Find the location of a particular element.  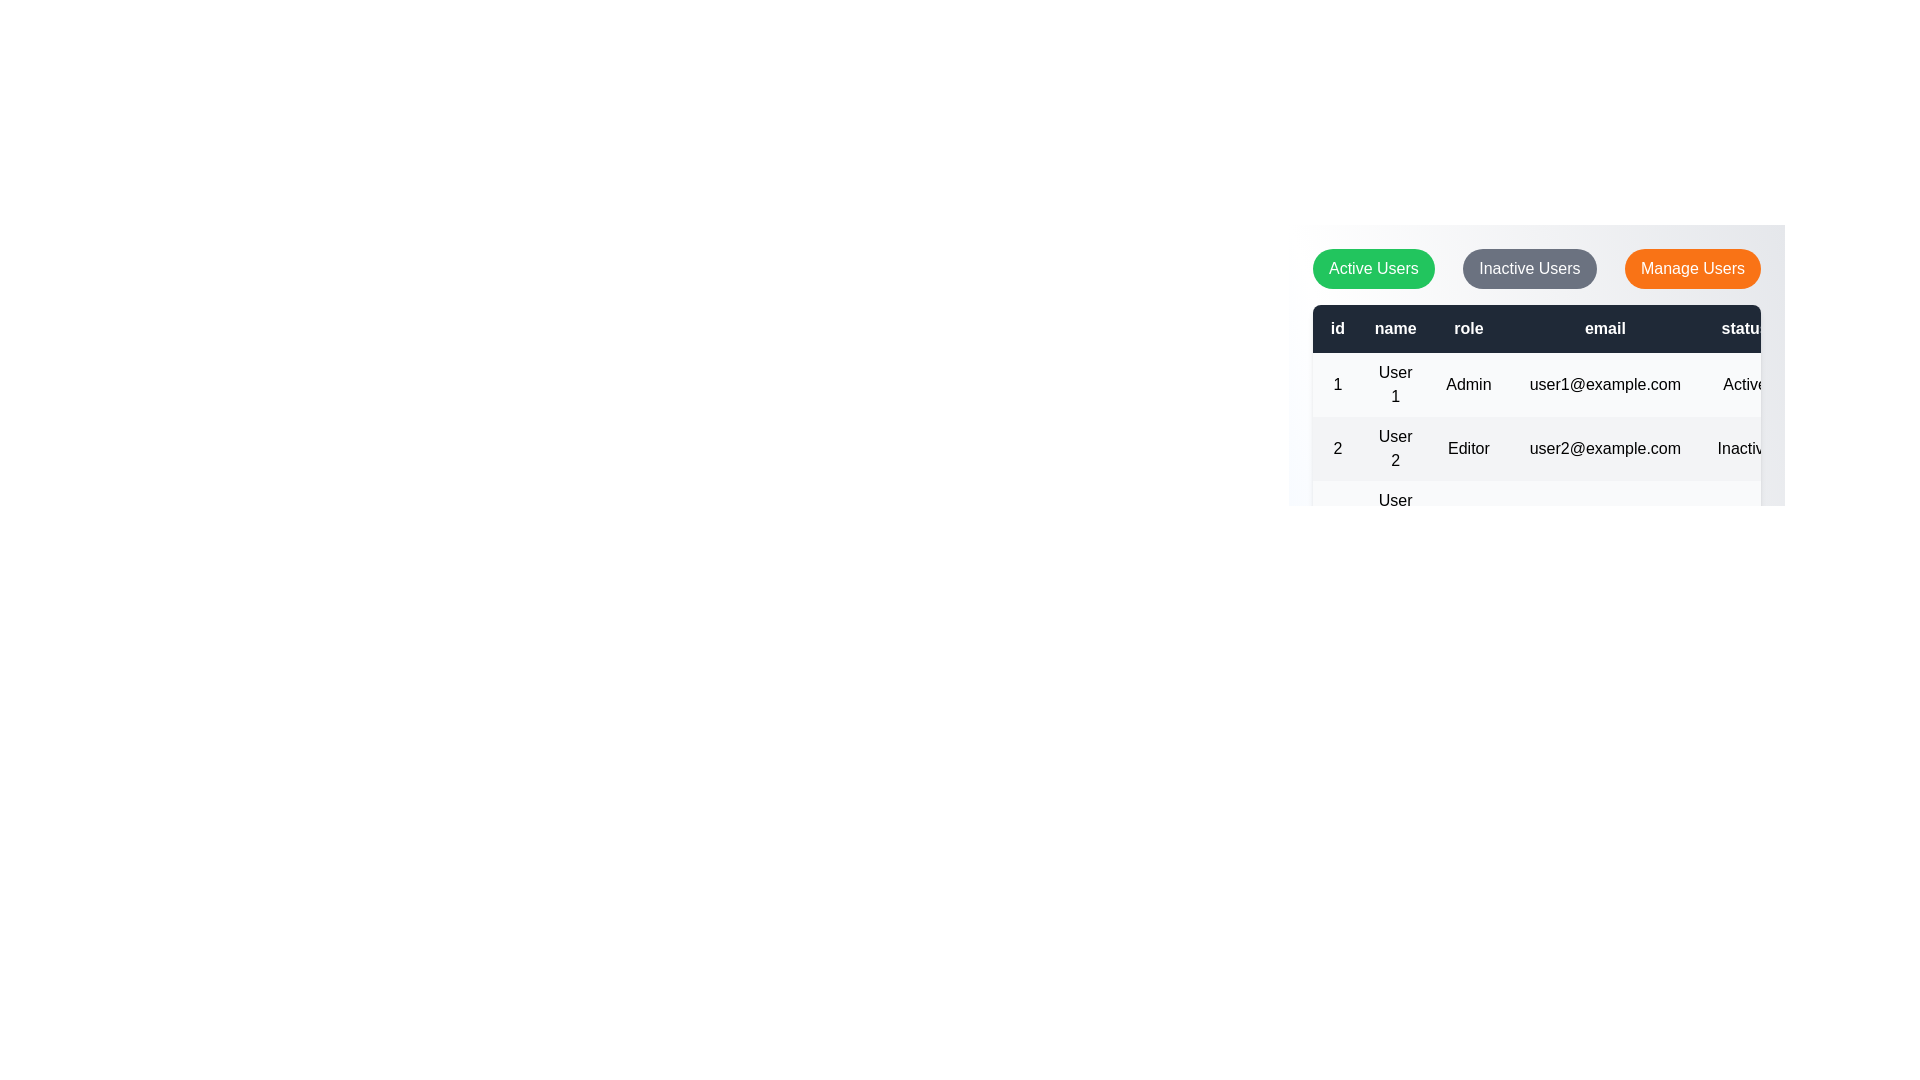

the 'Inactive Users' button to filter the user list by inactive status is located at coordinates (1528, 268).